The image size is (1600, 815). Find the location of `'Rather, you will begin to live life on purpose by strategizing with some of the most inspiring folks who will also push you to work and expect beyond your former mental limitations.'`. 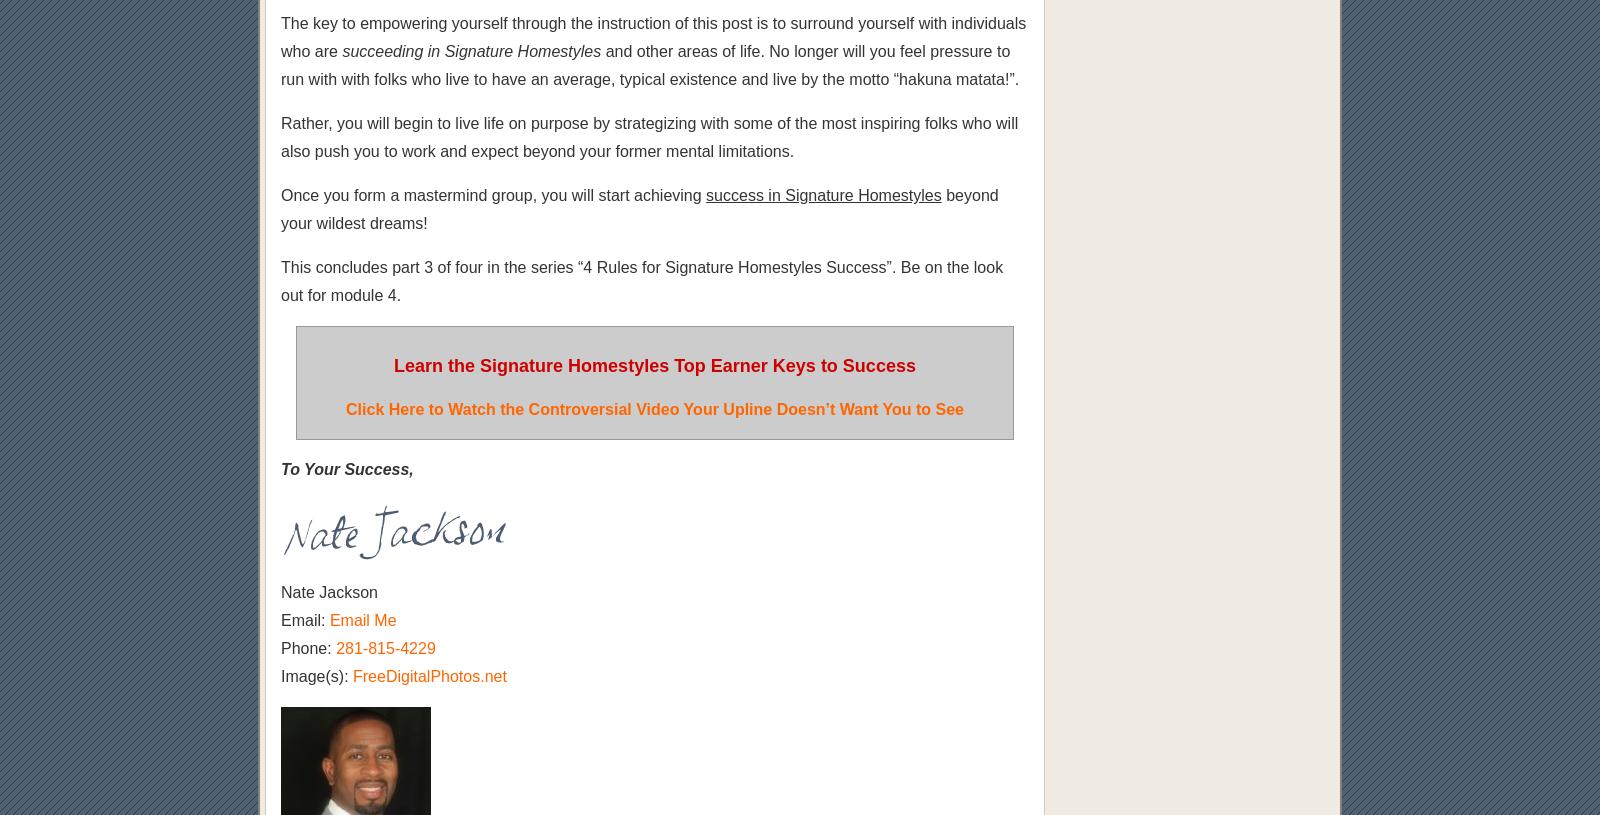

'Rather, you will begin to live life on purpose by strategizing with some of the most inspiring folks who will also push you to work and expect beyond your former mental limitations.' is located at coordinates (649, 137).